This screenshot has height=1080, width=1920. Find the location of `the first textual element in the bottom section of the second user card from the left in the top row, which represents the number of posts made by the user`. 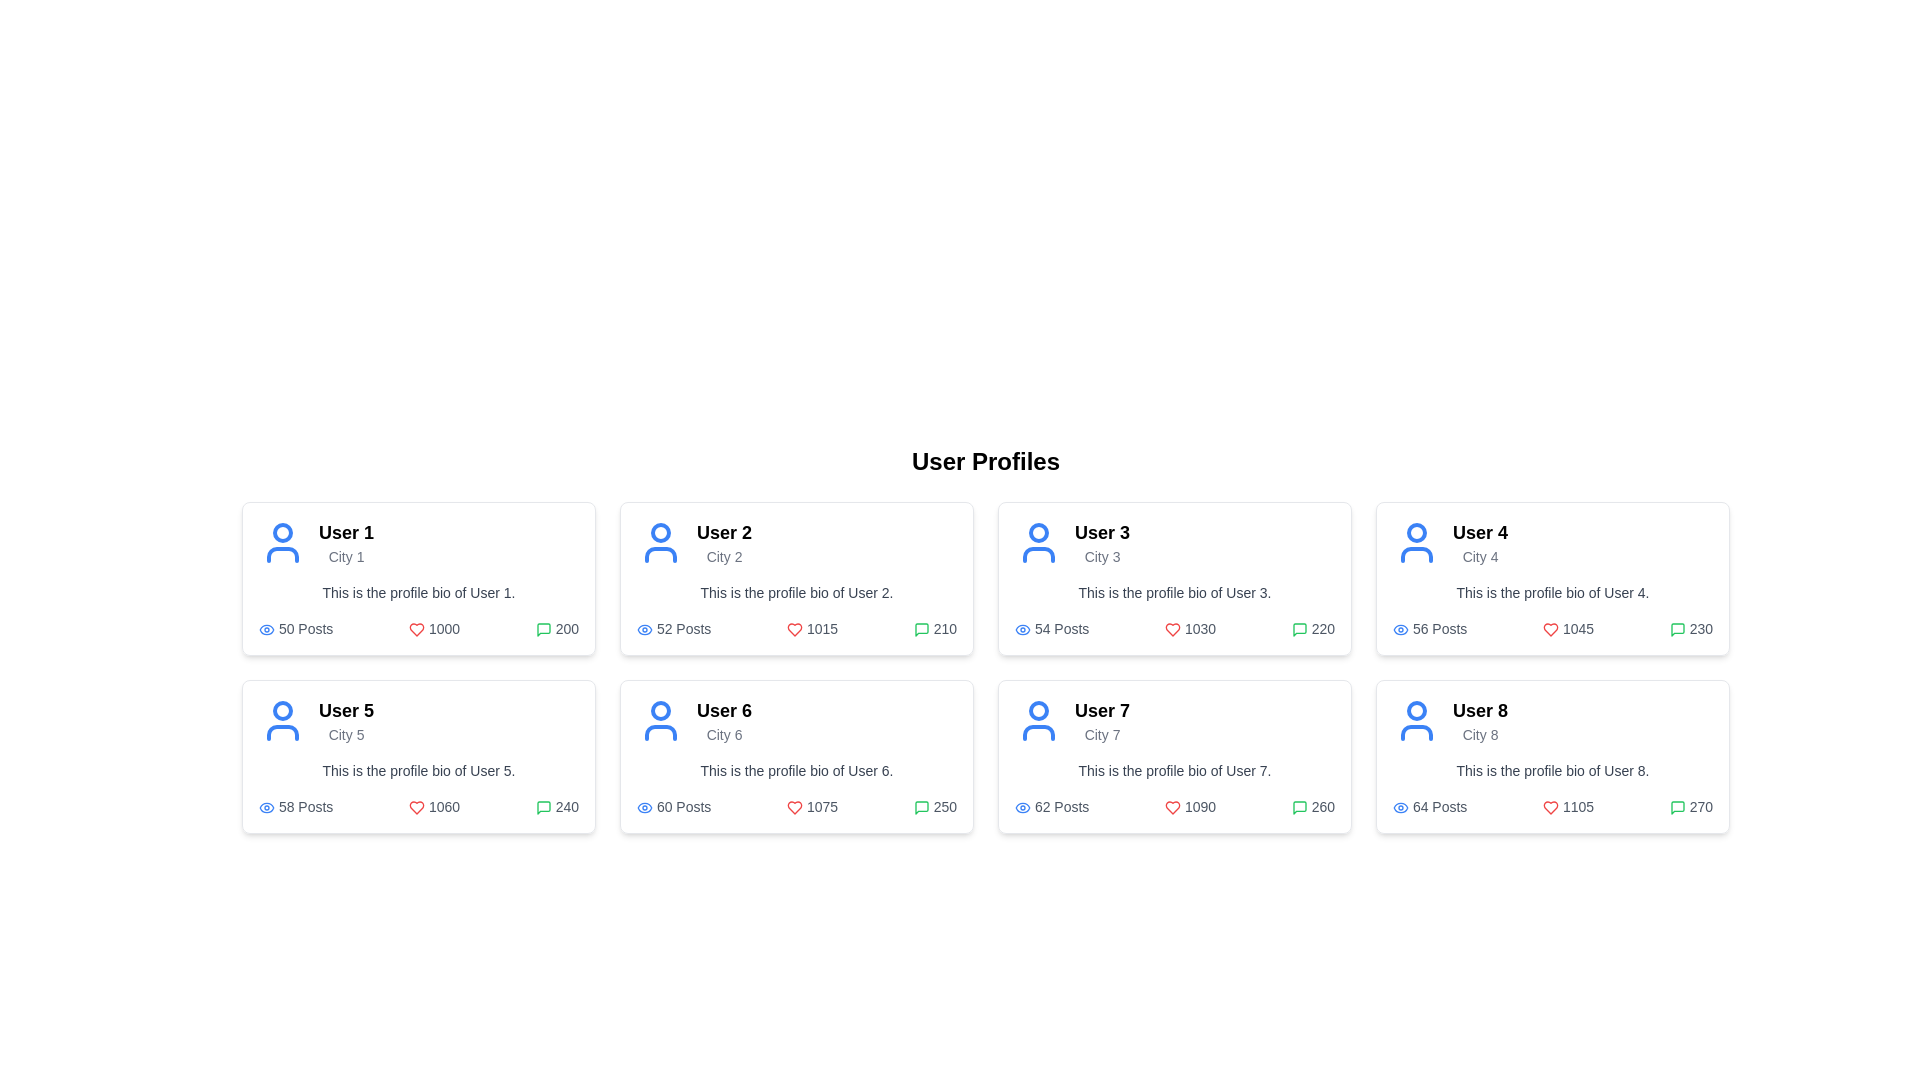

the first textual element in the bottom section of the second user card from the left in the top row, which represents the number of posts made by the user is located at coordinates (674, 627).